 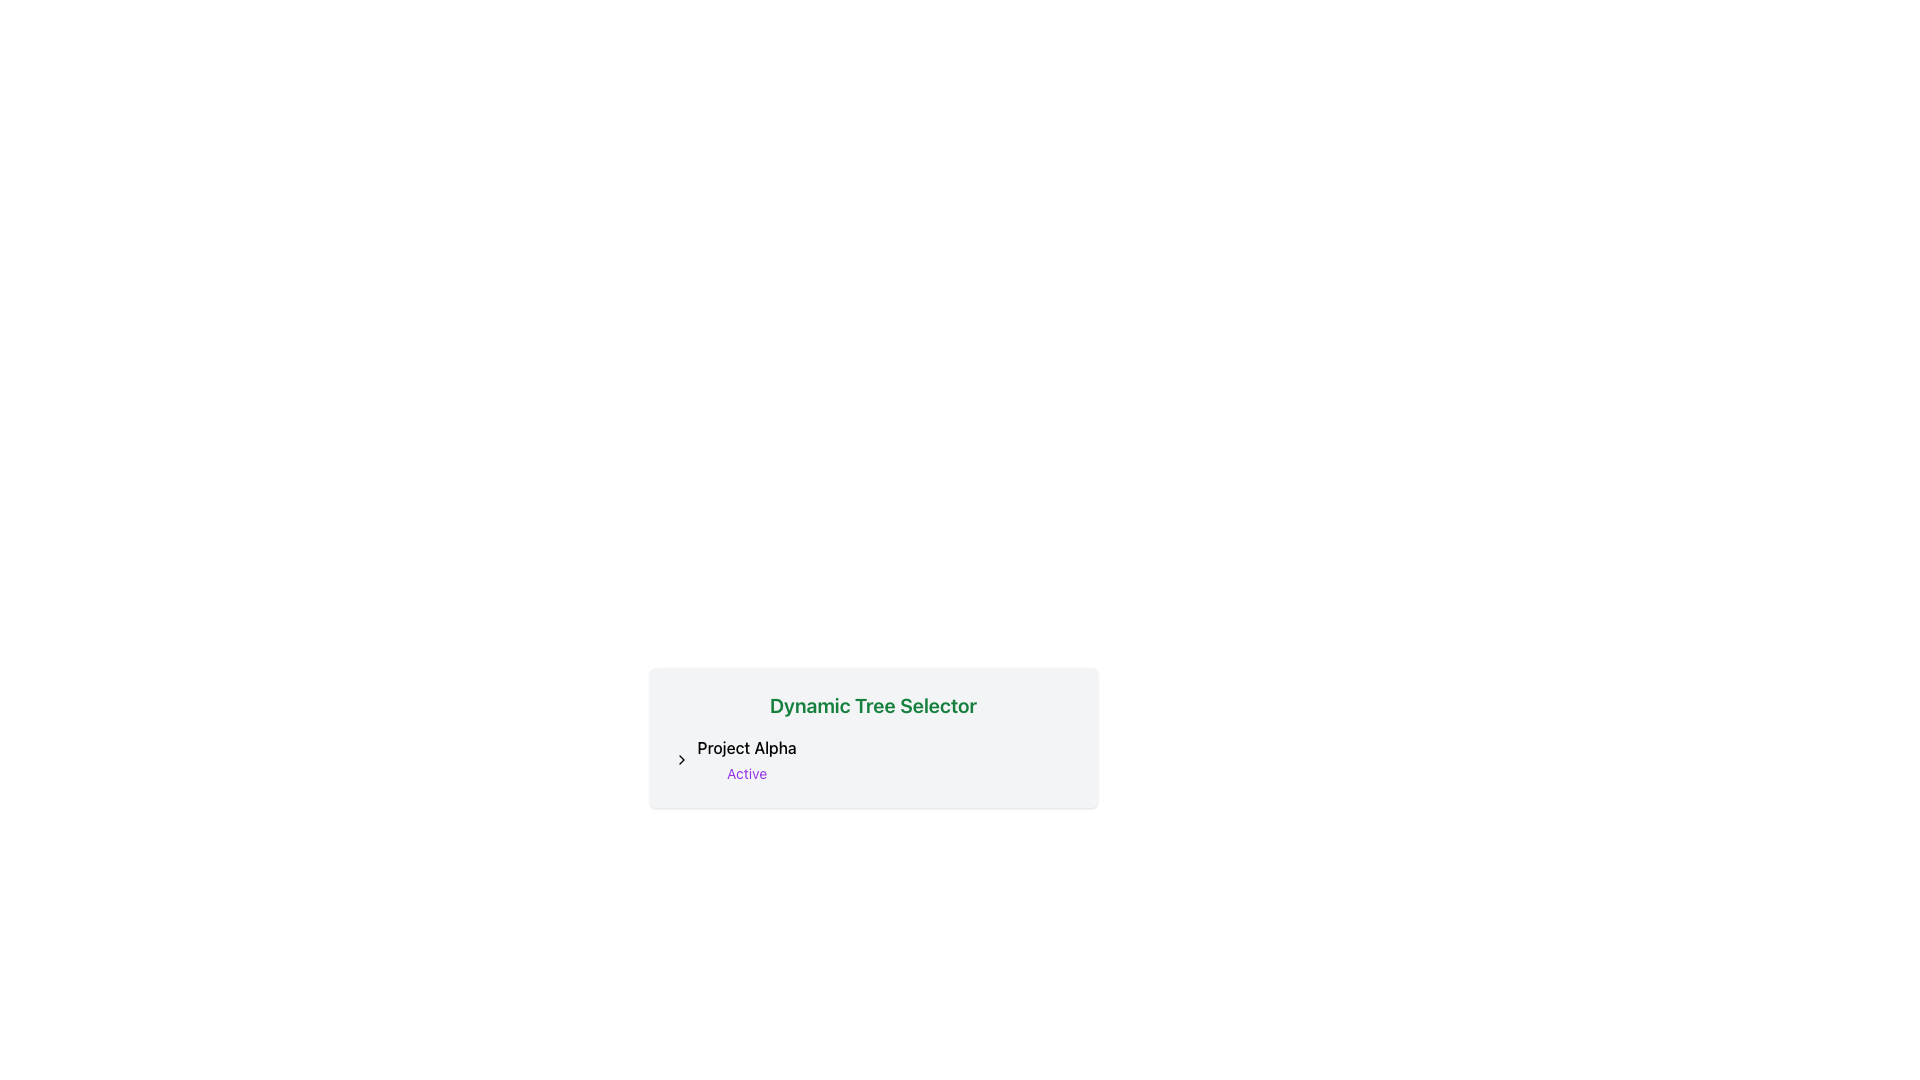 What do you see at coordinates (746, 748) in the screenshot?
I see `the 'Project Alpha' text label, which serves as a title indicating the name of a project and is located in the 'Dynamic Tree Selector' section, above the 'Active' element` at bounding box center [746, 748].